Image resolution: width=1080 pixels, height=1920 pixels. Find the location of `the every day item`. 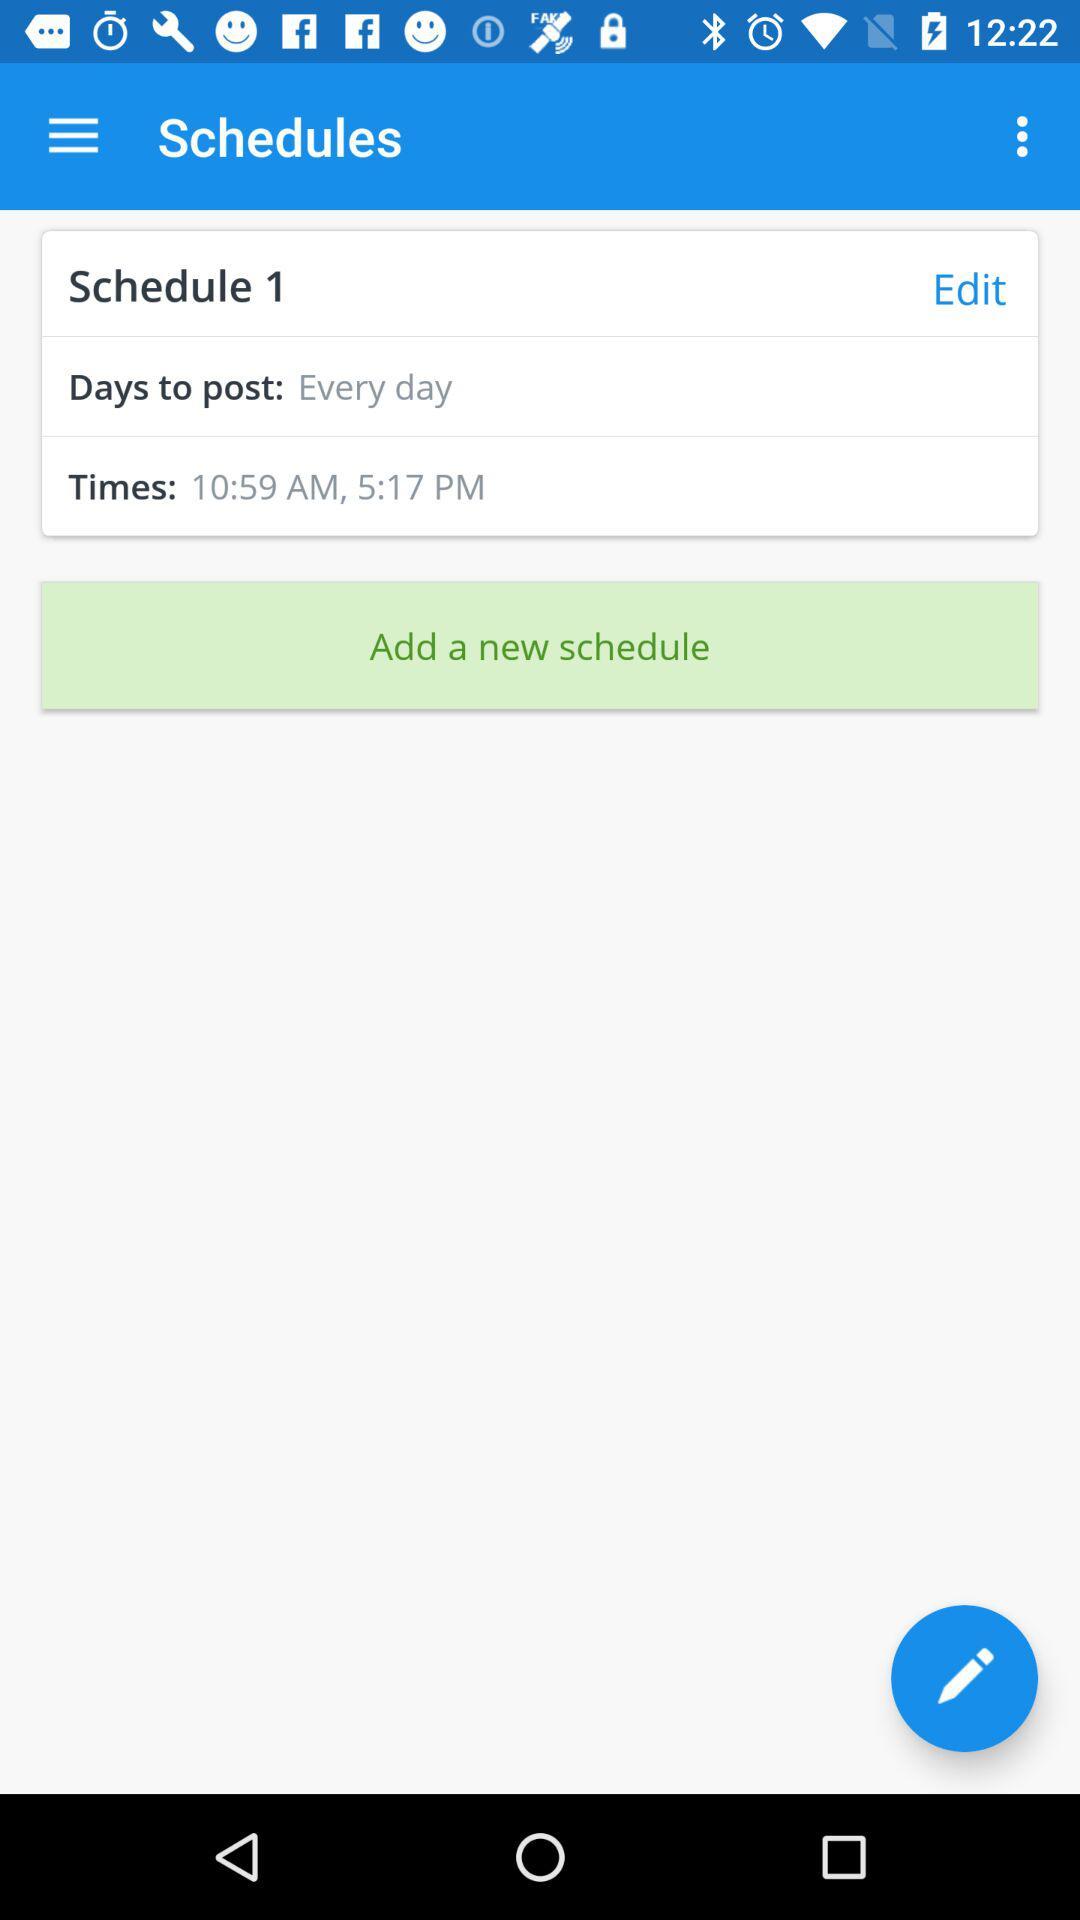

the every day item is located at coordinates (374, 386).